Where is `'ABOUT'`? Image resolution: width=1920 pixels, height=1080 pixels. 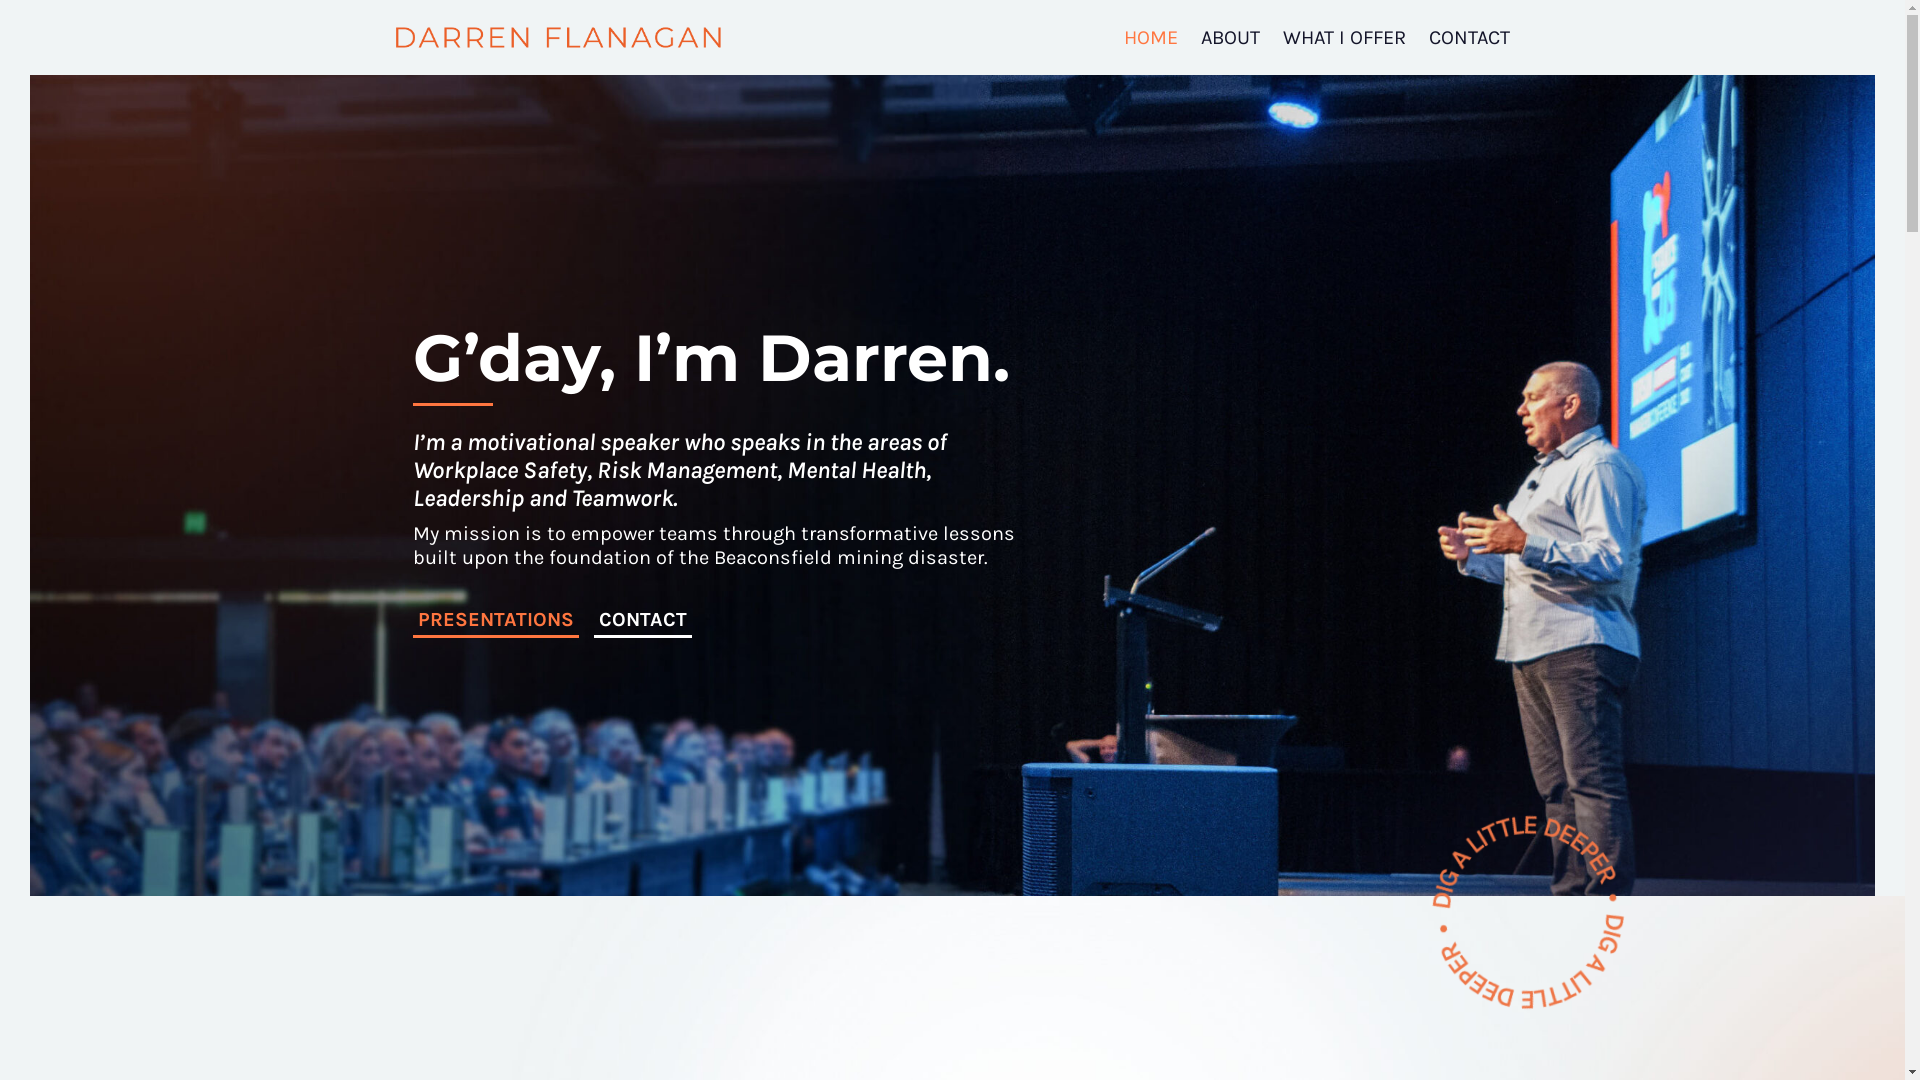 'ABOUT' is located at coordinates (1229, 38).